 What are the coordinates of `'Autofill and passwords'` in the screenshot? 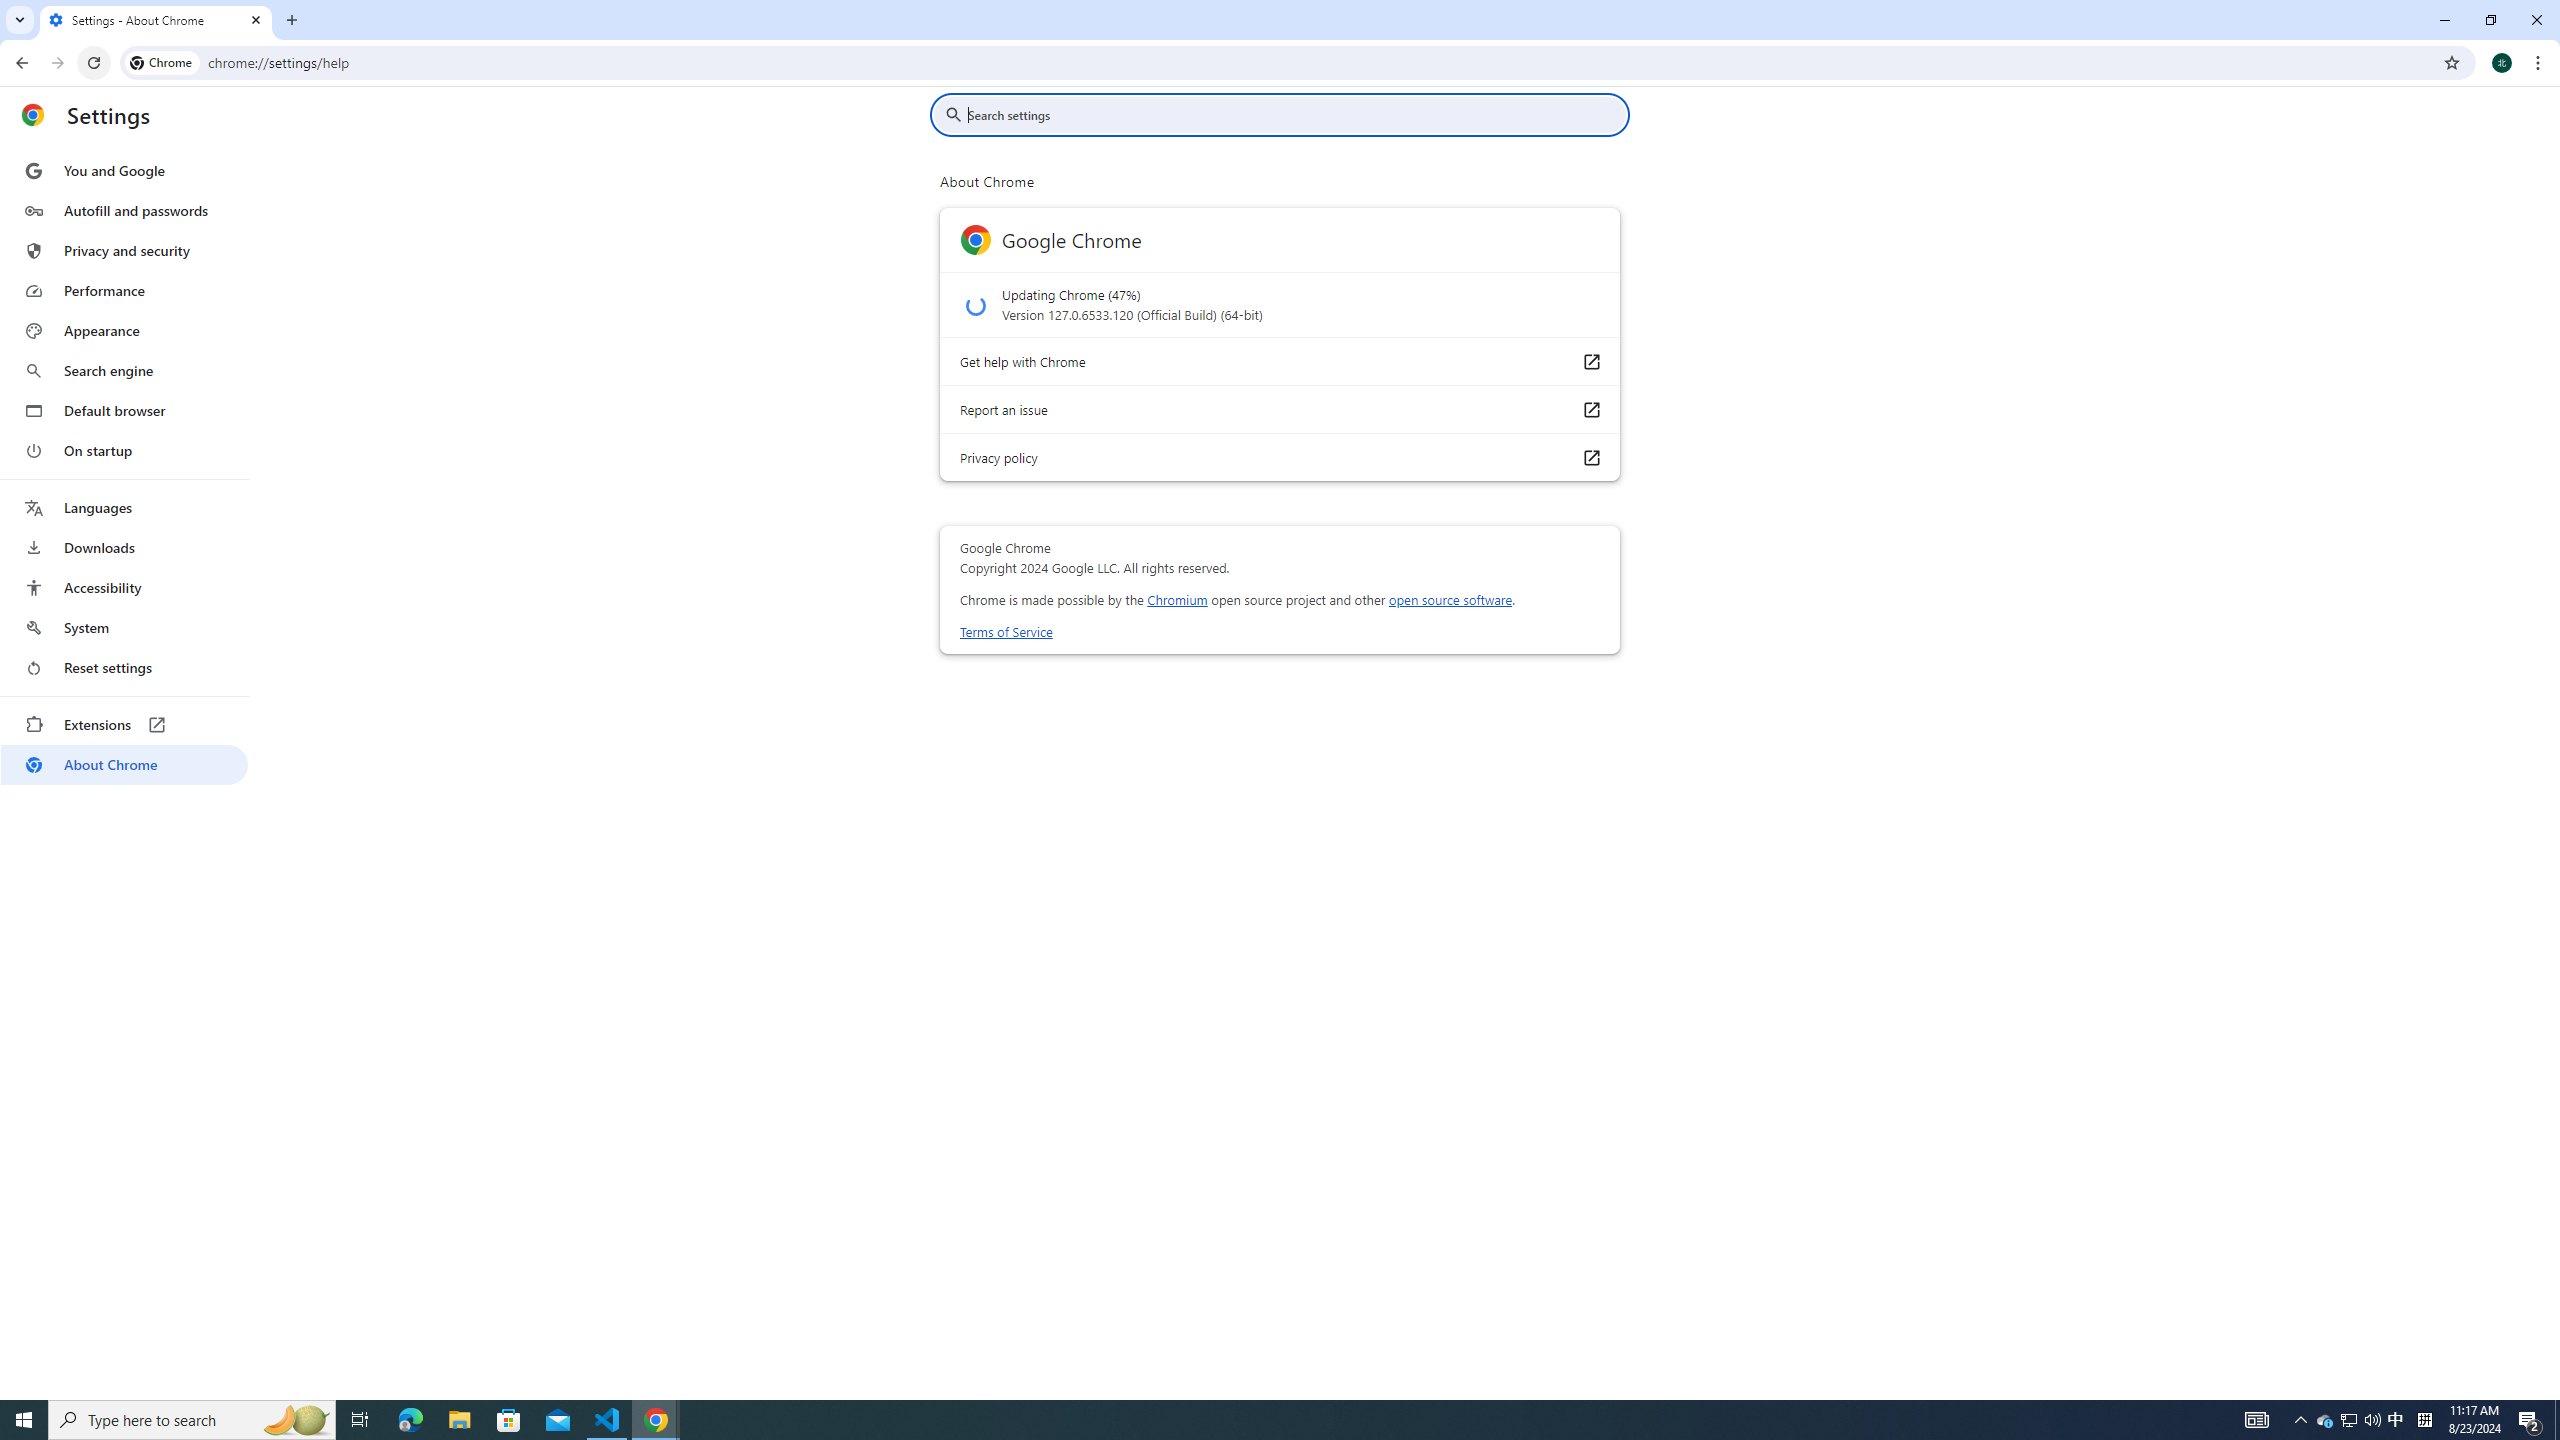 It's located at (123, 210).